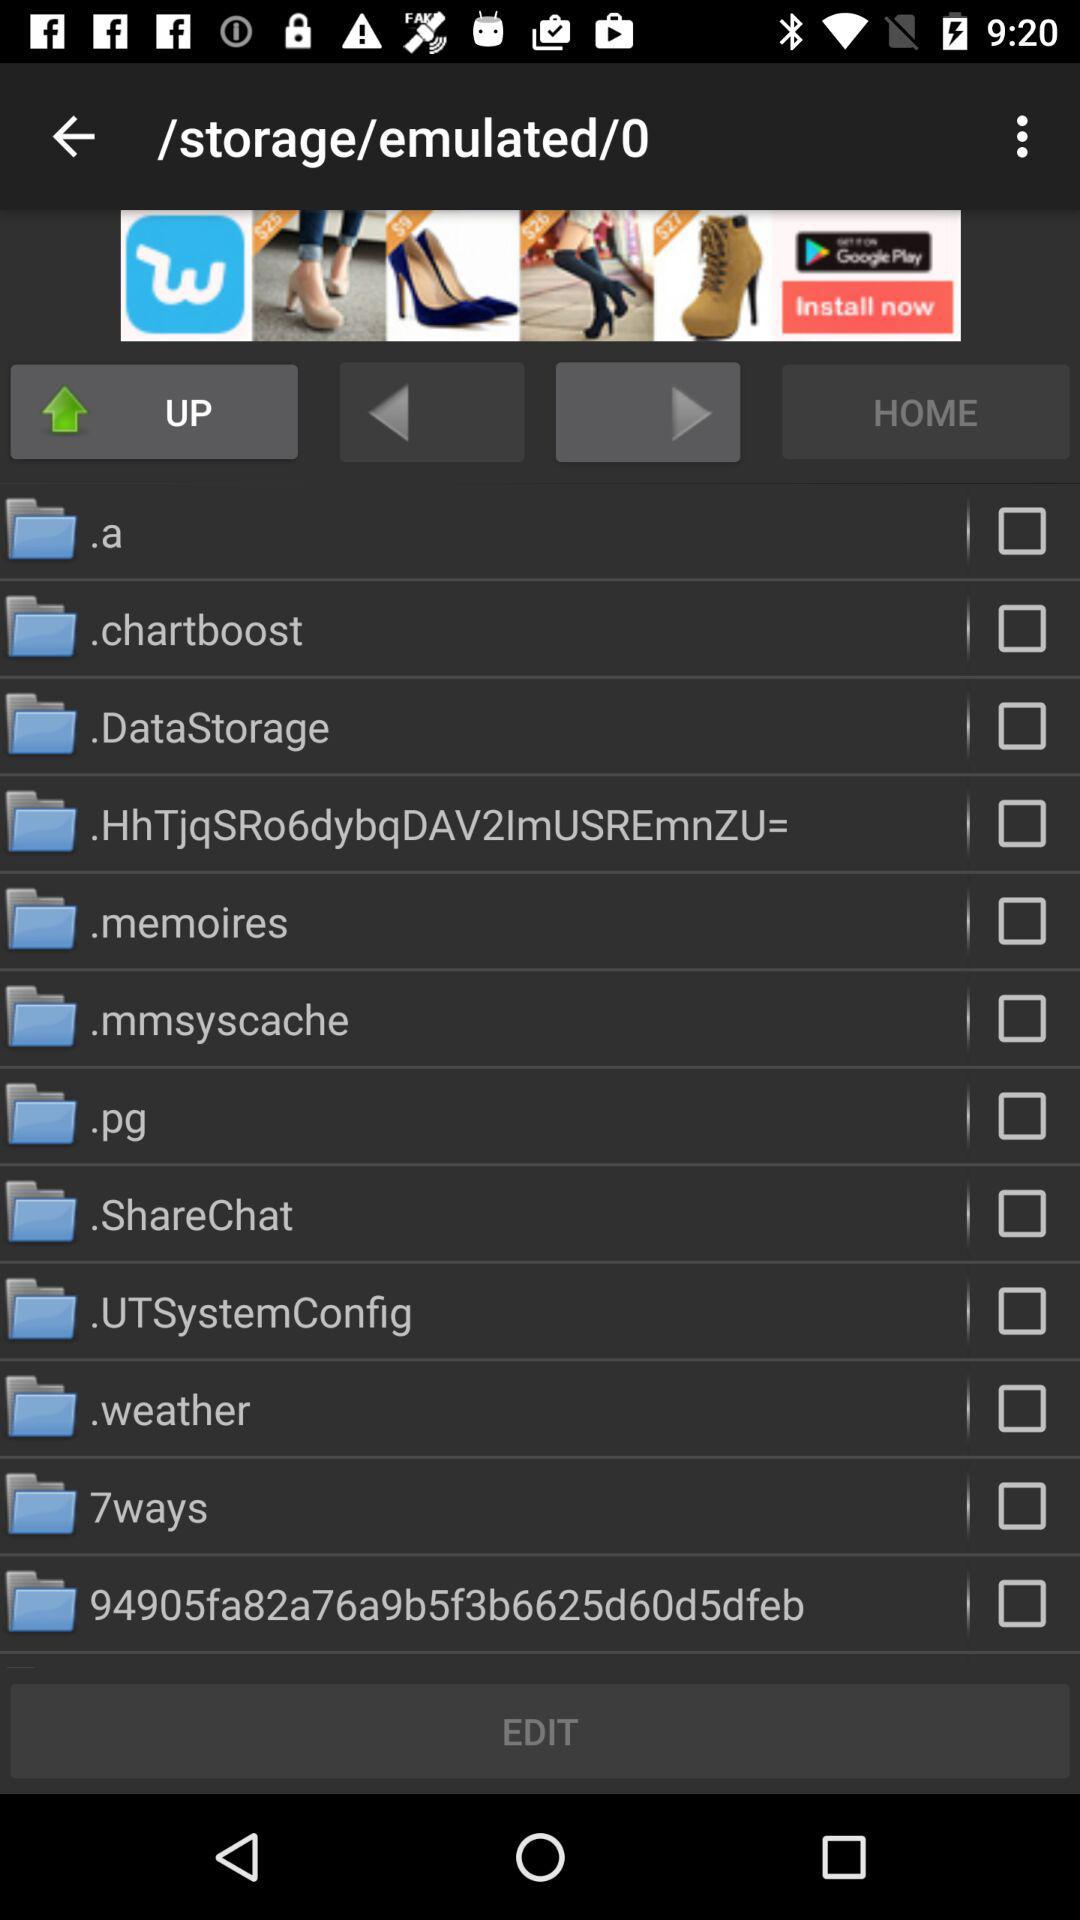 The width and height of the screenshot is (1080, 1920). Describe the element at coordinates (1024, 1310) in the screenshot. I see `folder` at that location.